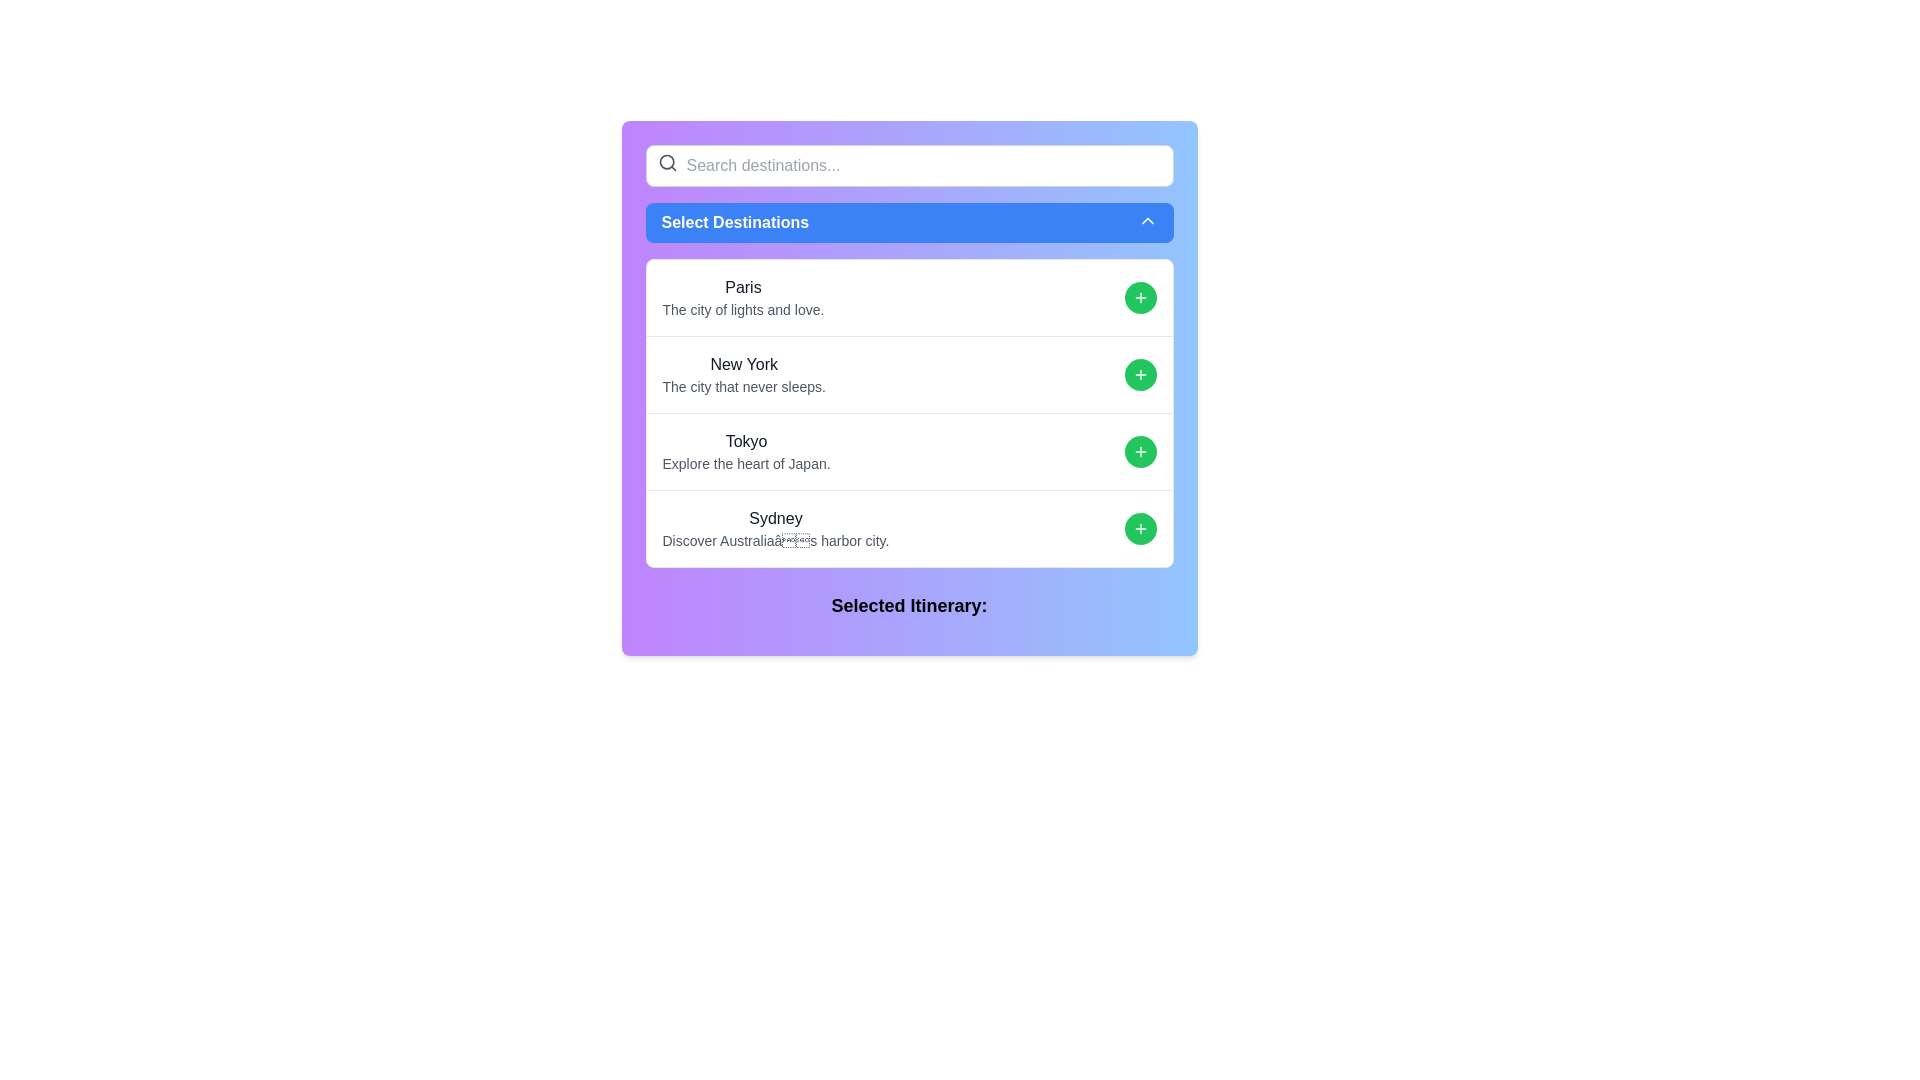 The height and width of the screenshot is (1080, 1920). What do you see at coordinates (1140, 374) in the screenshot?
I see `the button located at the rightmost position of the row containing 'New York'` at bounding box center [1140, 374].